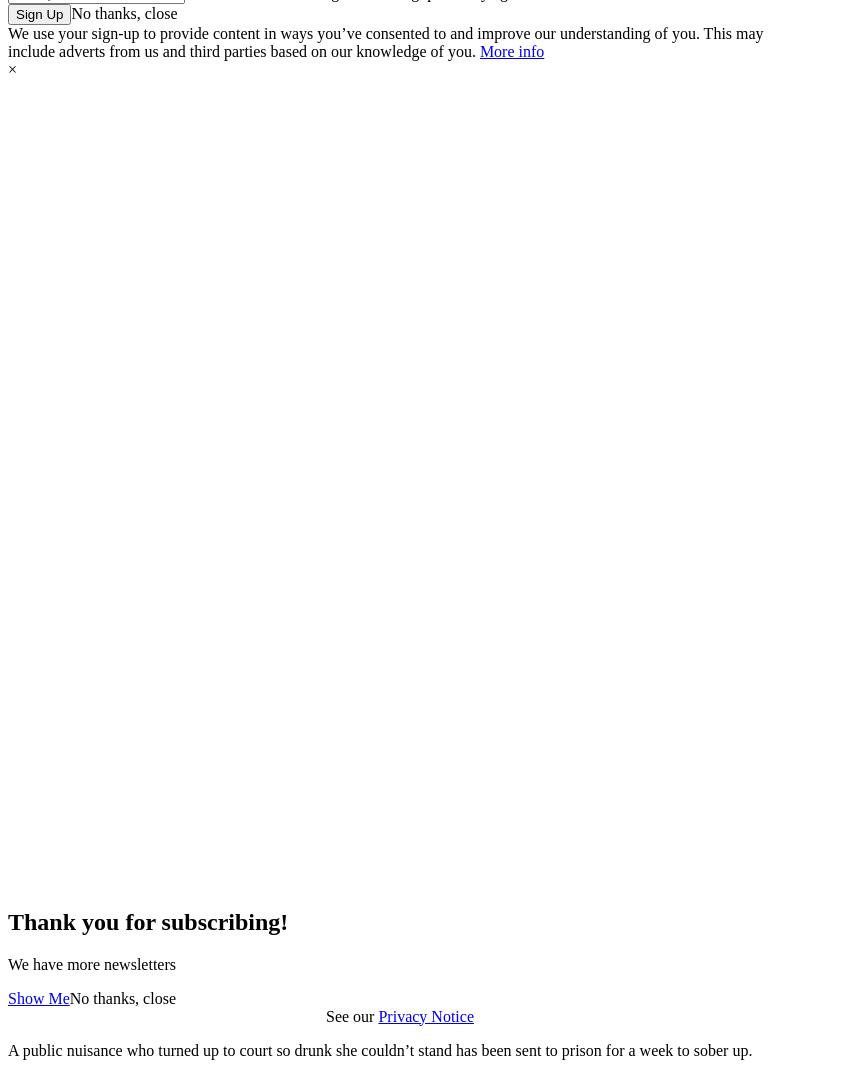 The image size is (858, 1072). I want to click on 'We use your sign-up to provide content in ways you’ve consented to and improve our understanding of you. This may include adverts from us and third parties based on our knowledge of you.', so click(385, 40).